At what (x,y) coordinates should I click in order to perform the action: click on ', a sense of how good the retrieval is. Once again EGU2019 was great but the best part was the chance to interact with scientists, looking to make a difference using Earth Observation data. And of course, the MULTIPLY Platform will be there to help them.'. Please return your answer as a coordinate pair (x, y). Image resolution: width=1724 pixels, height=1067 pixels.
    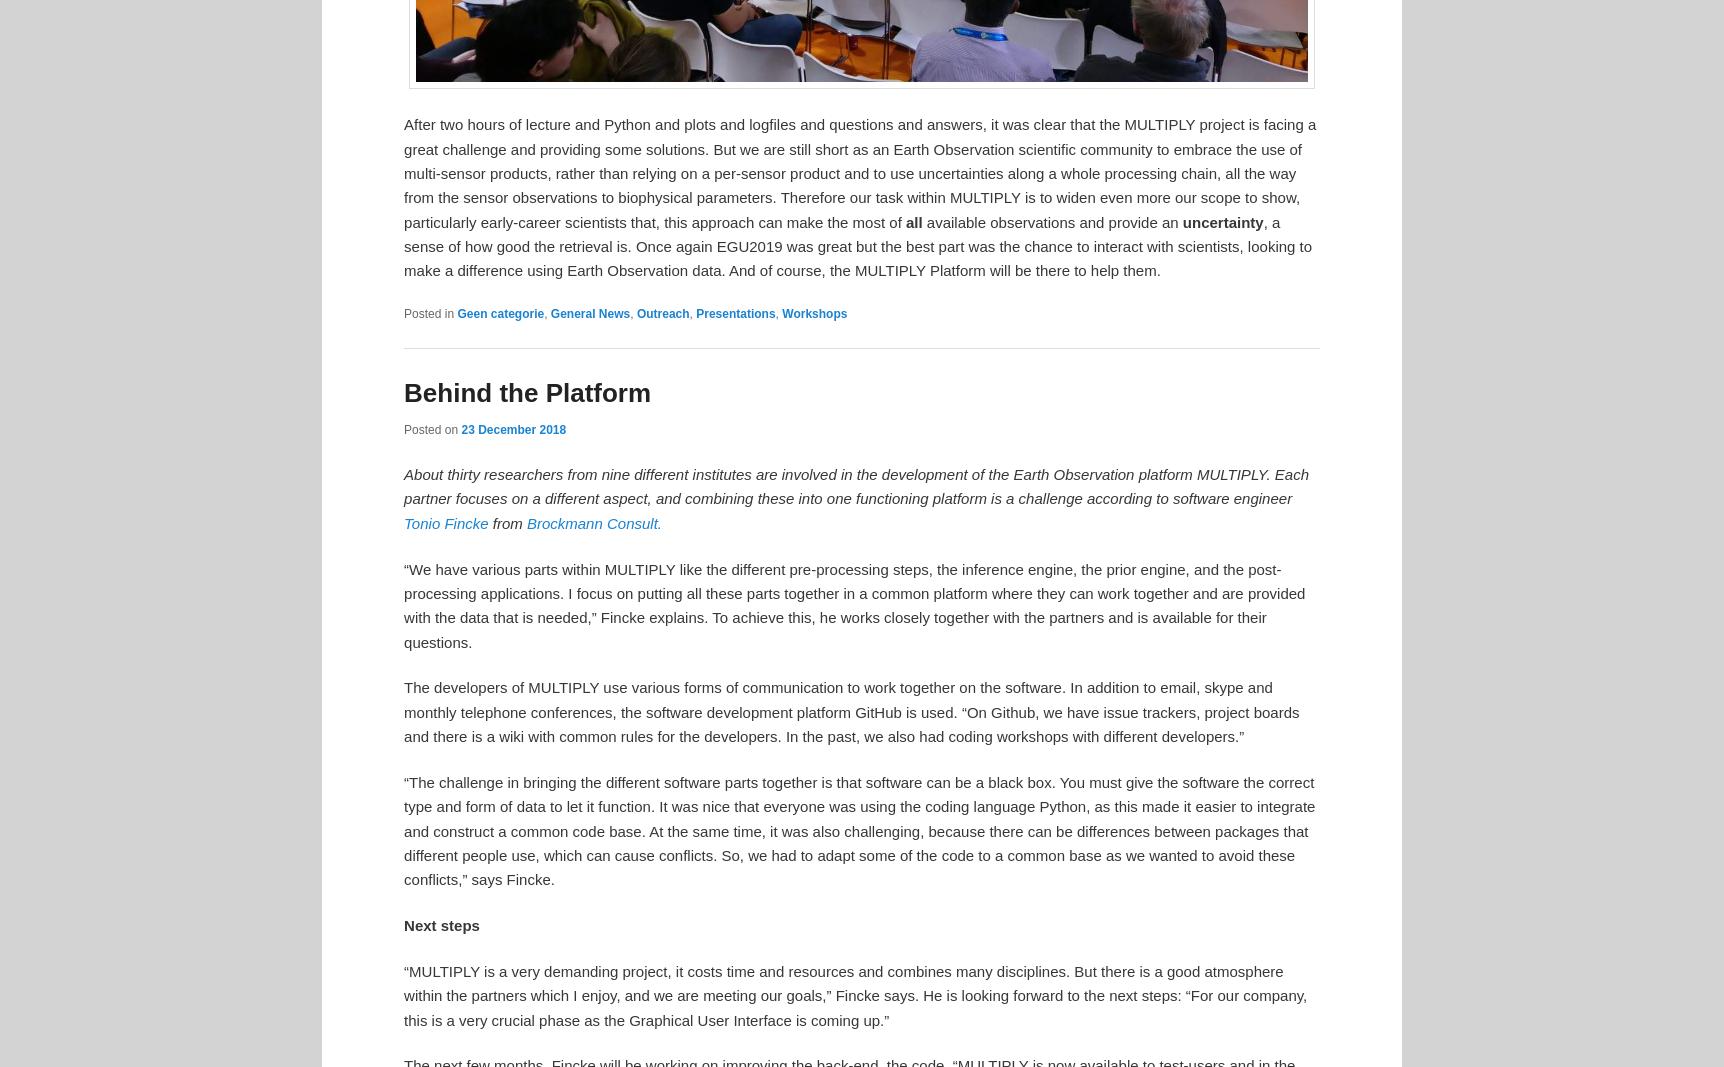
    Looking at the image, I should click on (857, 246).